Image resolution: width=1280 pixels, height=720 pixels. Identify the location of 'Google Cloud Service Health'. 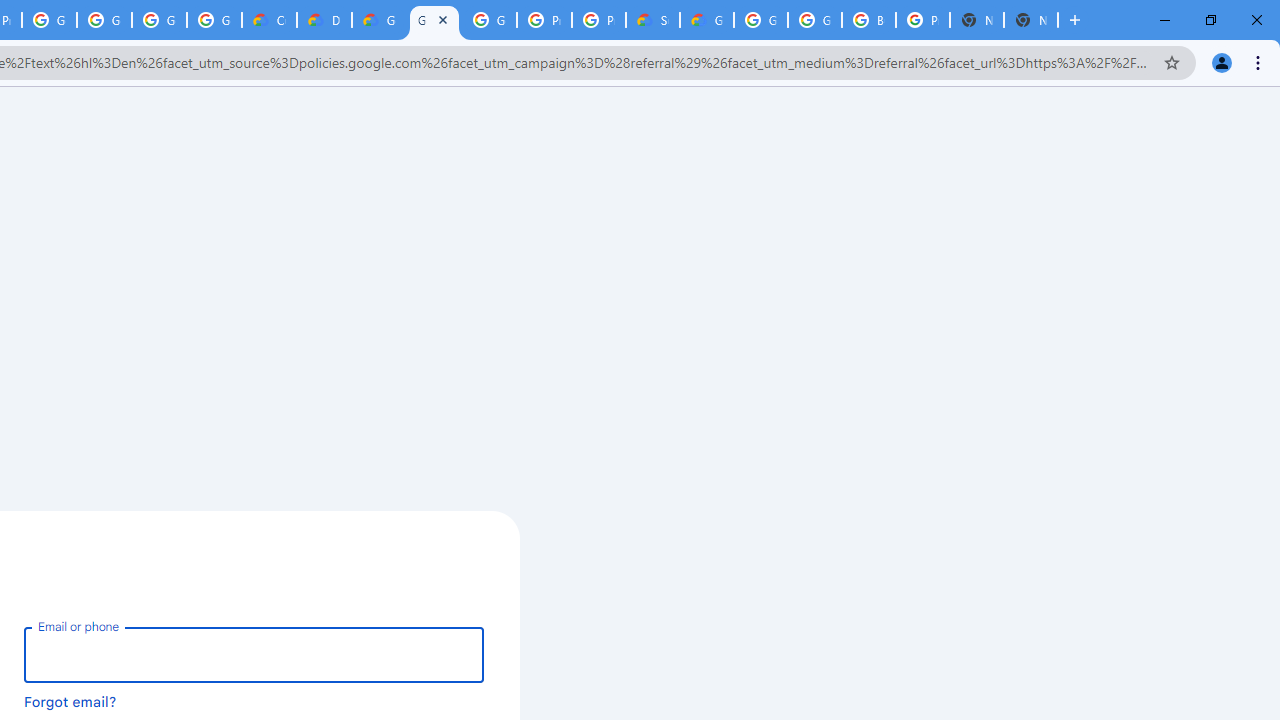
(706, 20).